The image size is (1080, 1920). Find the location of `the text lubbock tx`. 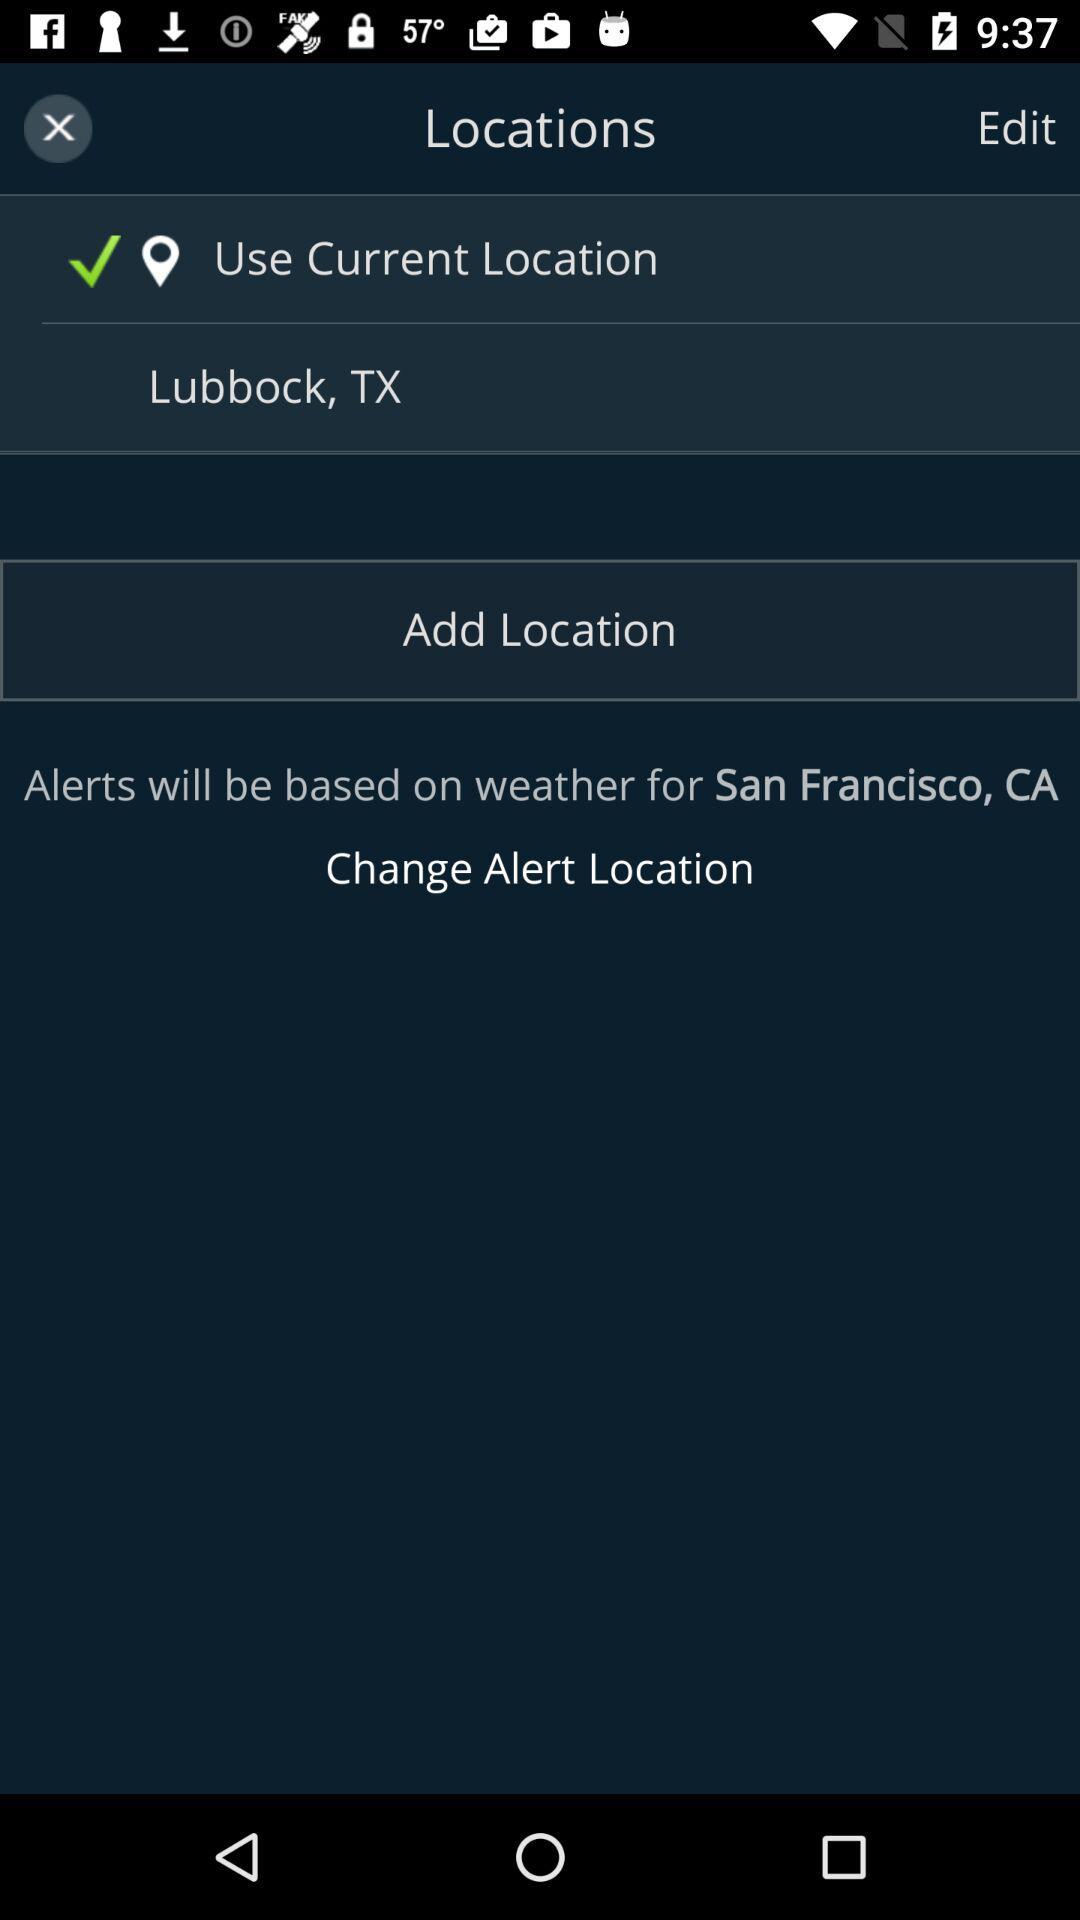

the text lubbock tx is located at coordinates (547, 387).